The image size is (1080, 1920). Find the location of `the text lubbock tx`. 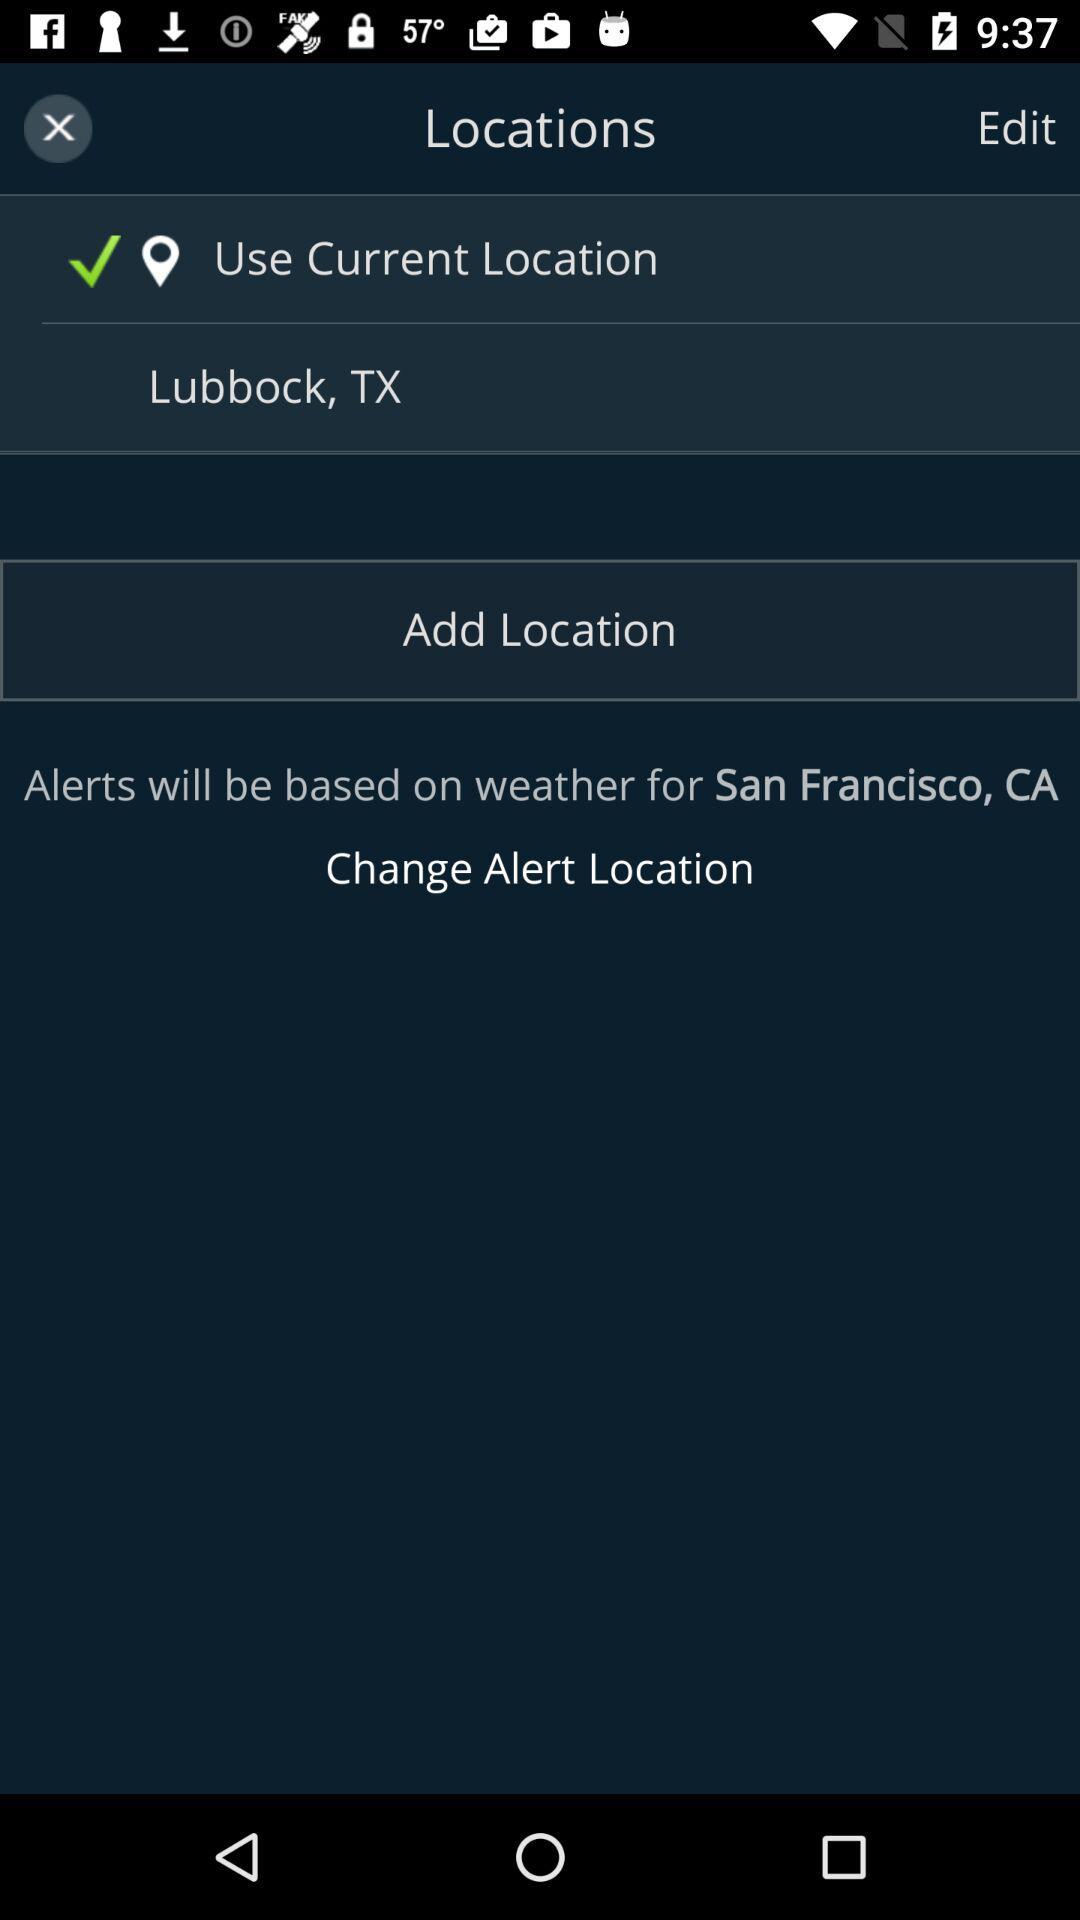

the text lubbock tx is located at coordinates (547, 387).